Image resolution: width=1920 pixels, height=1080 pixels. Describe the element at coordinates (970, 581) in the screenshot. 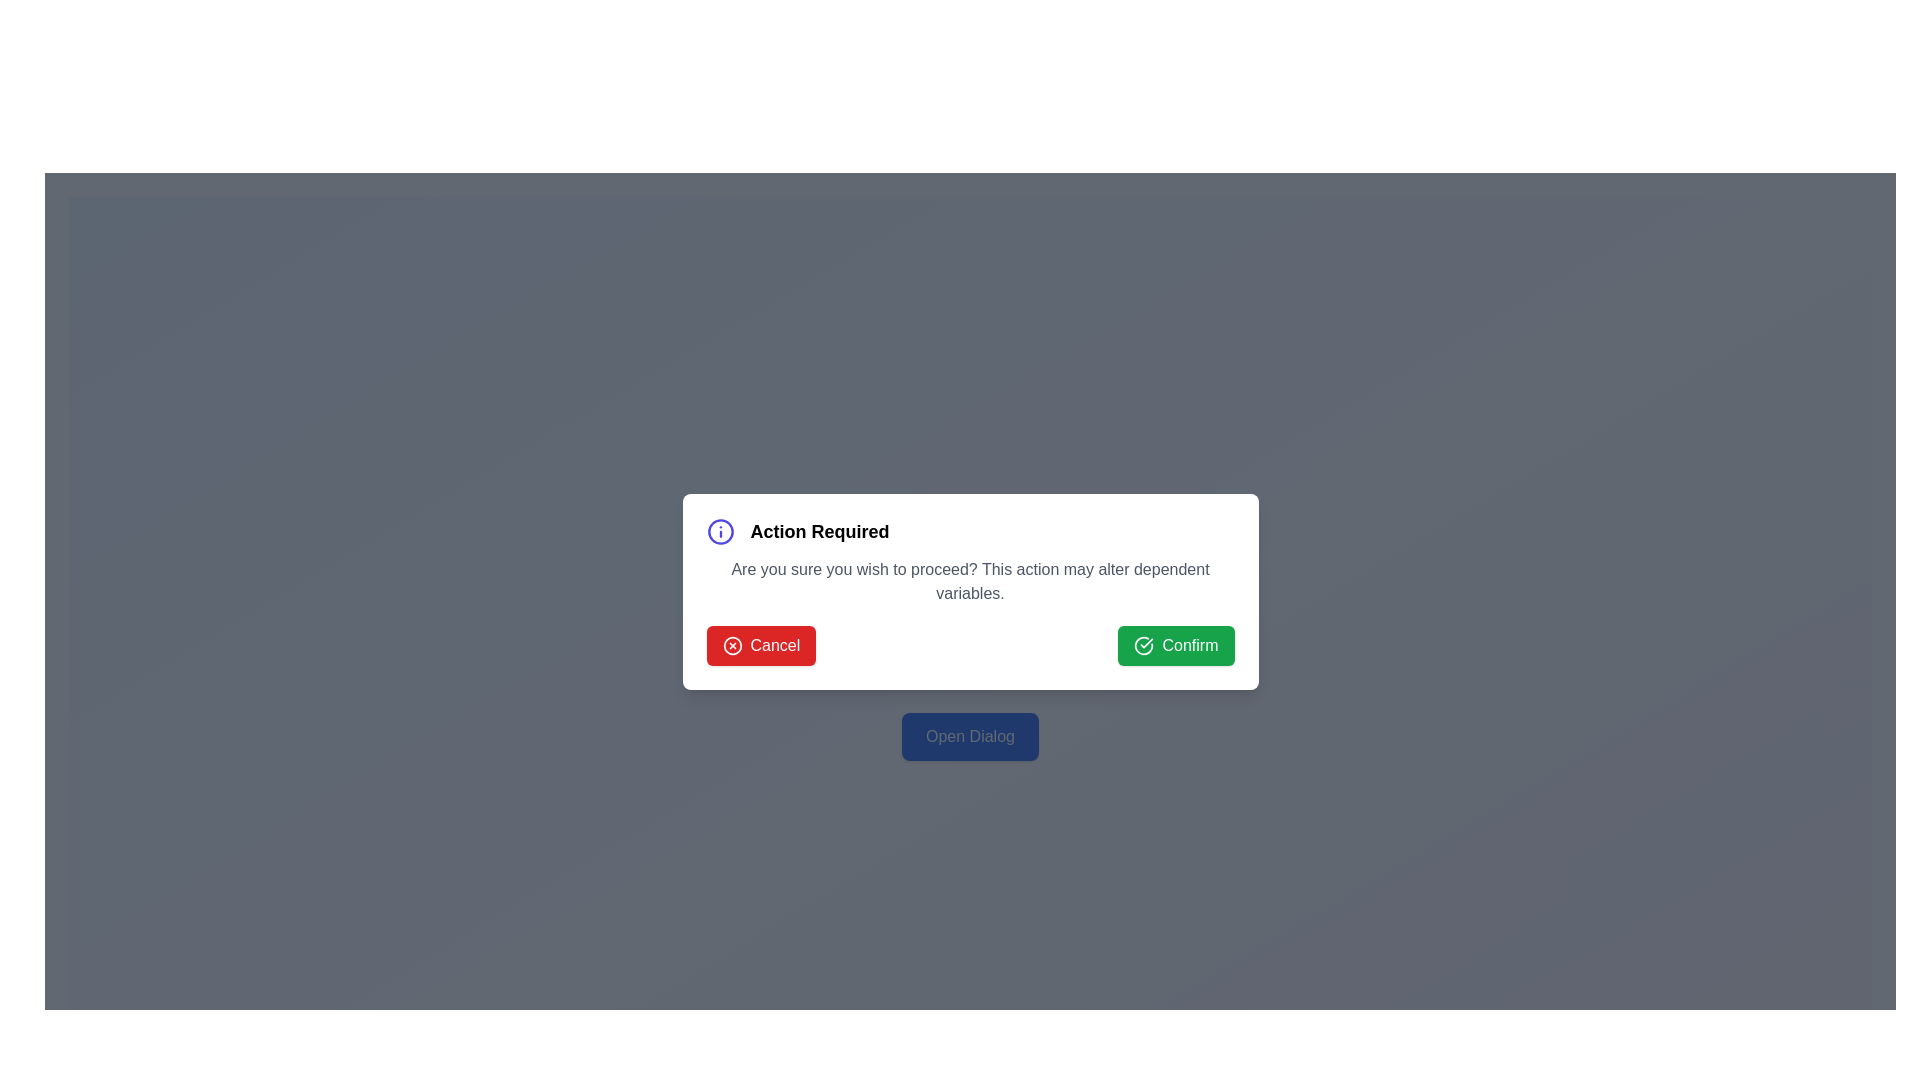

I see `static text block that displays the message: 'Are you sure you wish to proceed? This action may alter dependent variables.' which is located in the dialog box below the title 'Action Required'` at that location.